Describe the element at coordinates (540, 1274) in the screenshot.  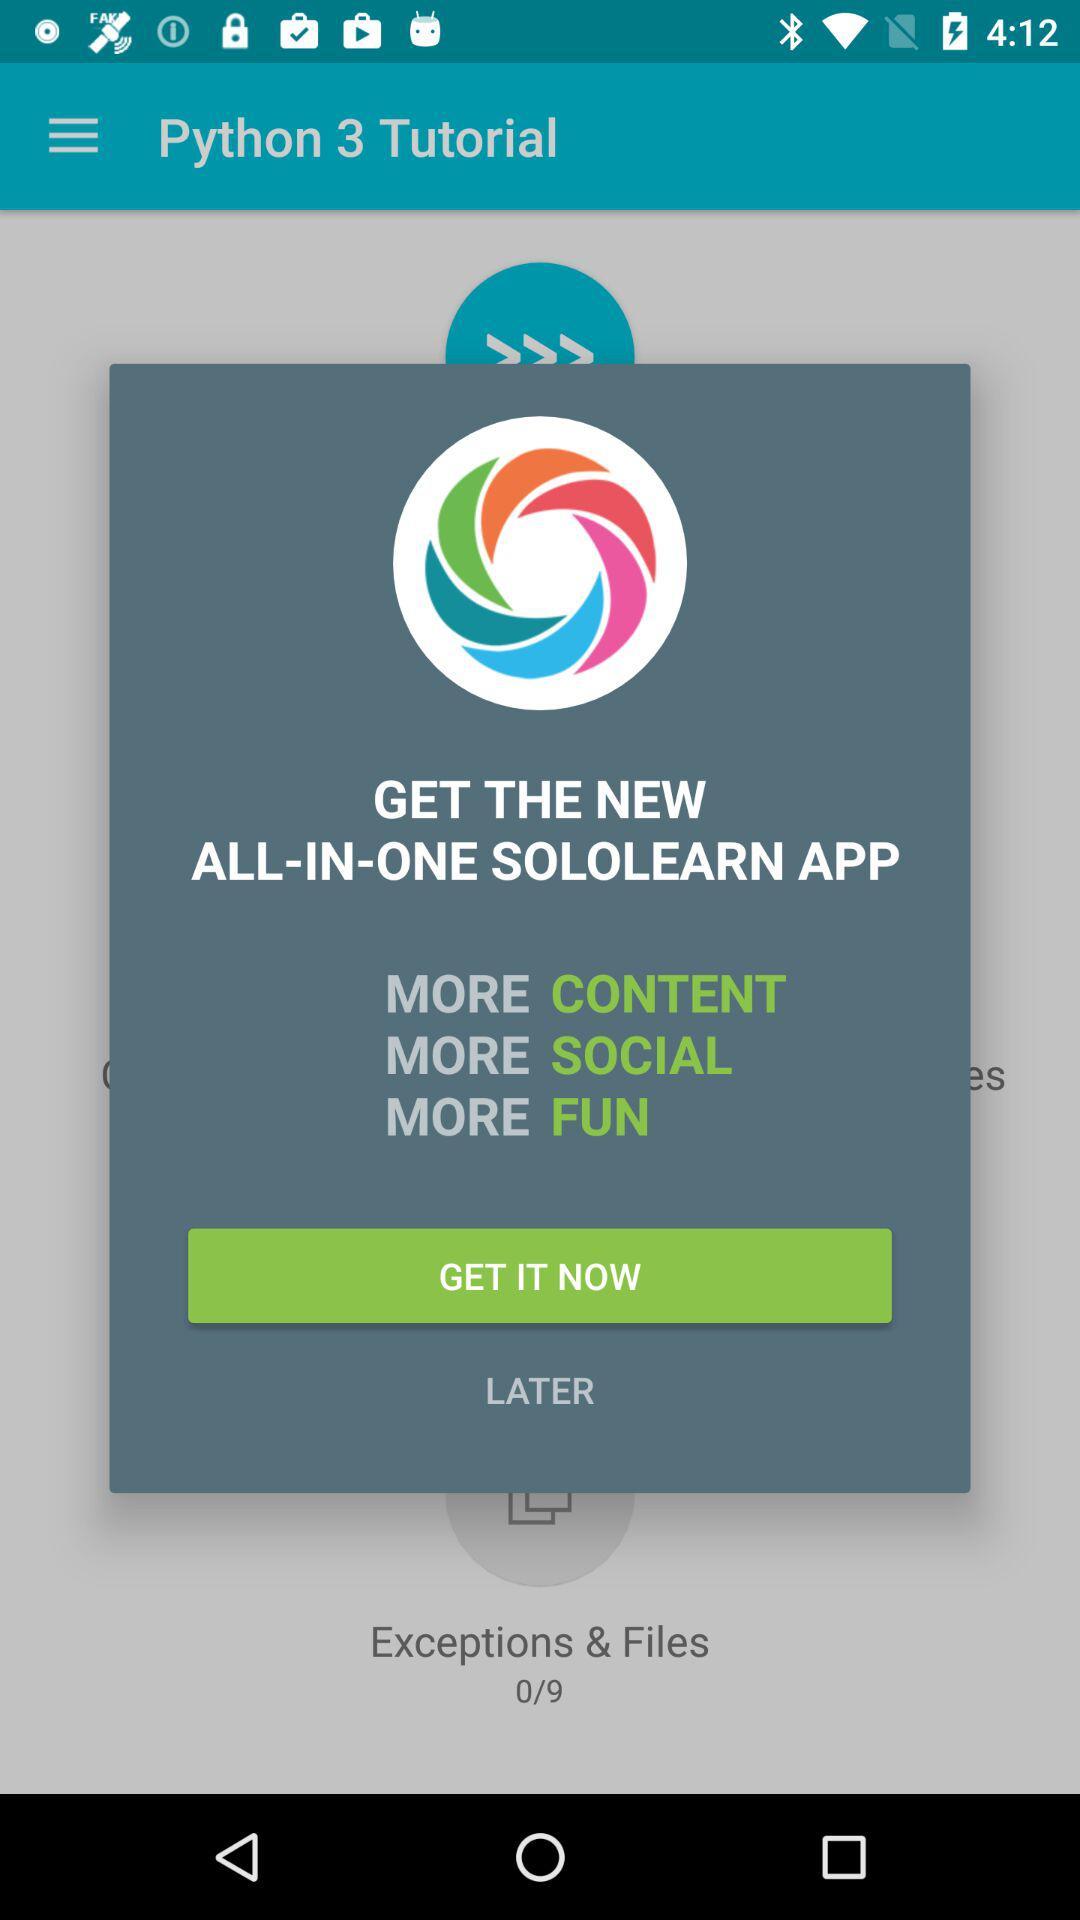
I see `the get it now item` at that location.